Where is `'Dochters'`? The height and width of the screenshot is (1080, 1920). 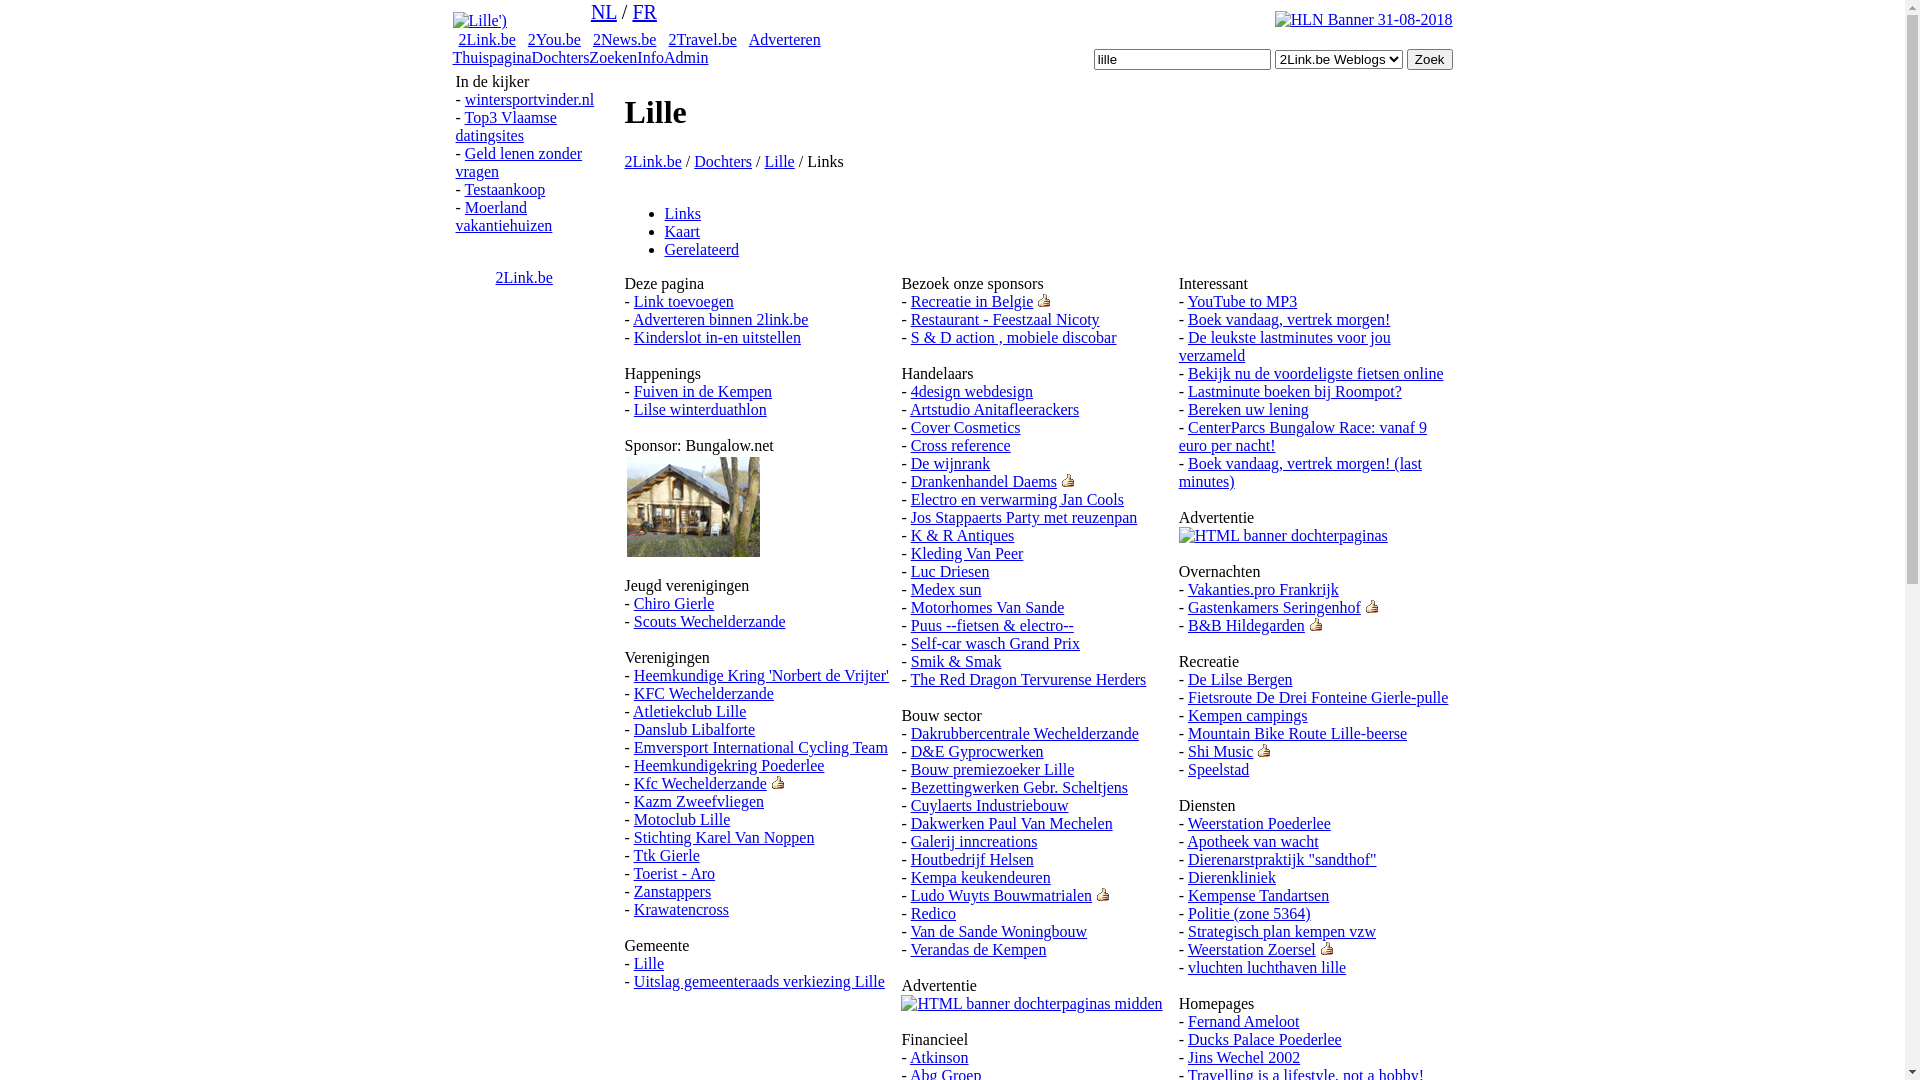
'Dochters' is located at coordinates (722, 160).